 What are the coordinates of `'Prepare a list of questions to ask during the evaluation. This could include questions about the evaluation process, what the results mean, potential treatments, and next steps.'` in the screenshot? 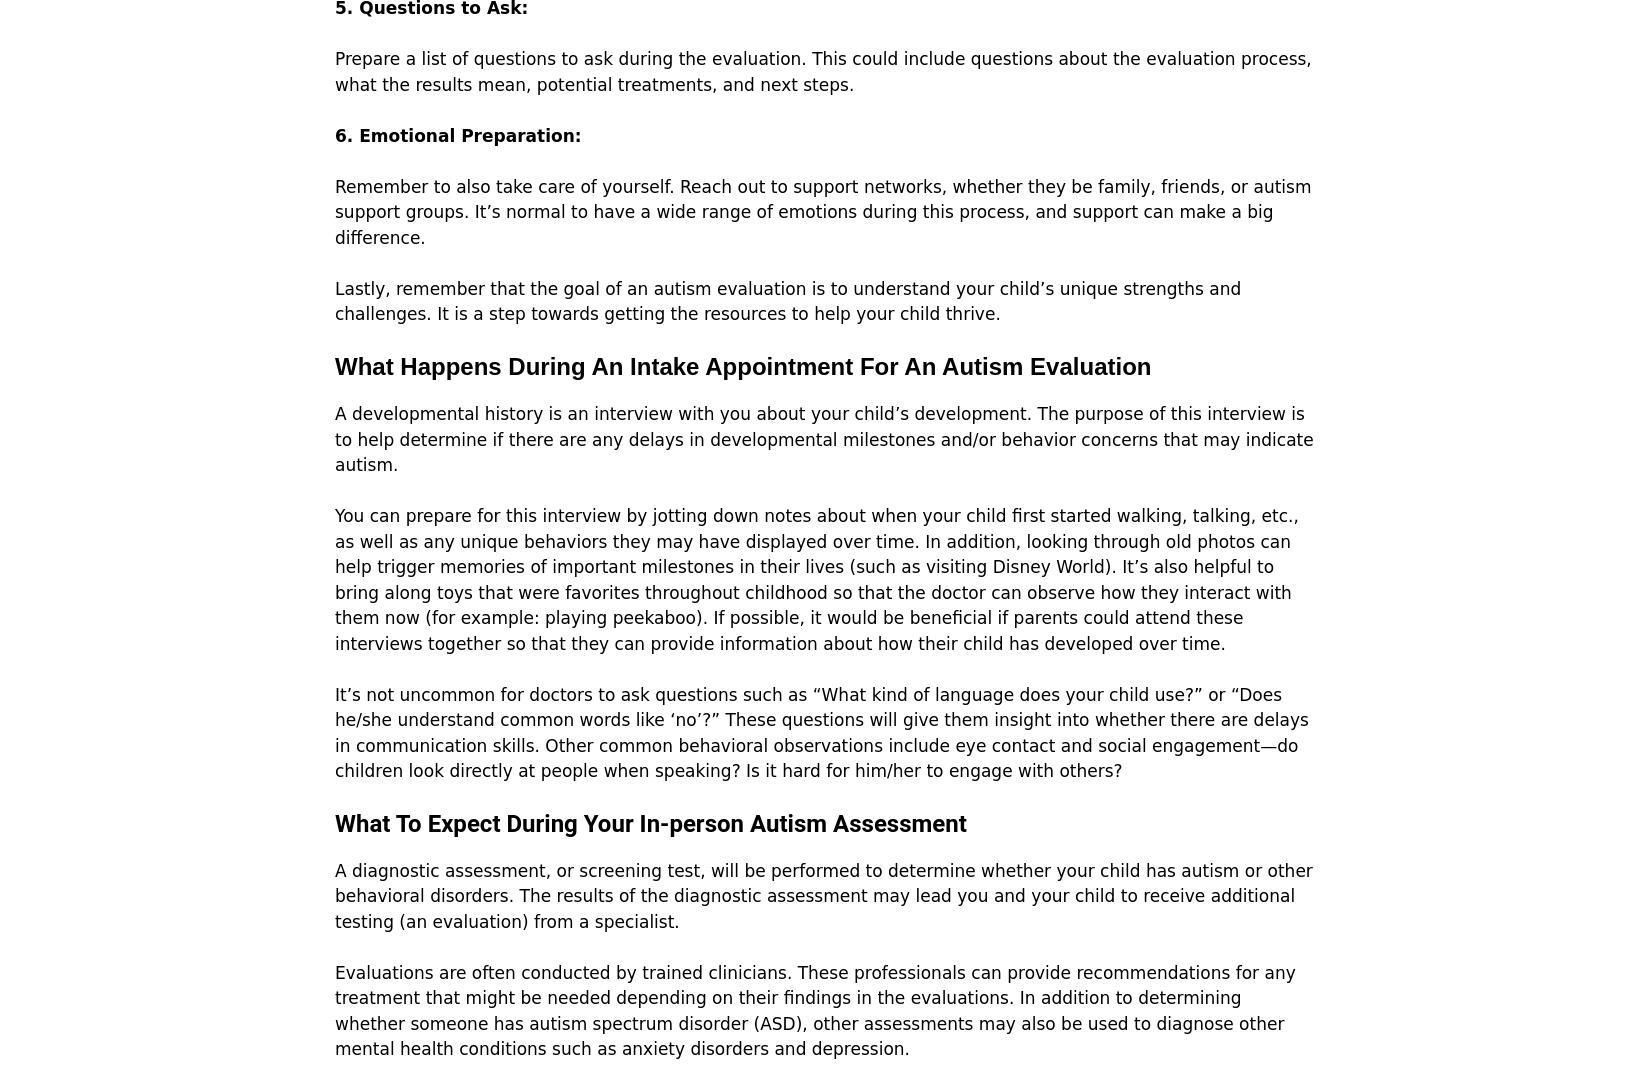 It's located at (334, 71).